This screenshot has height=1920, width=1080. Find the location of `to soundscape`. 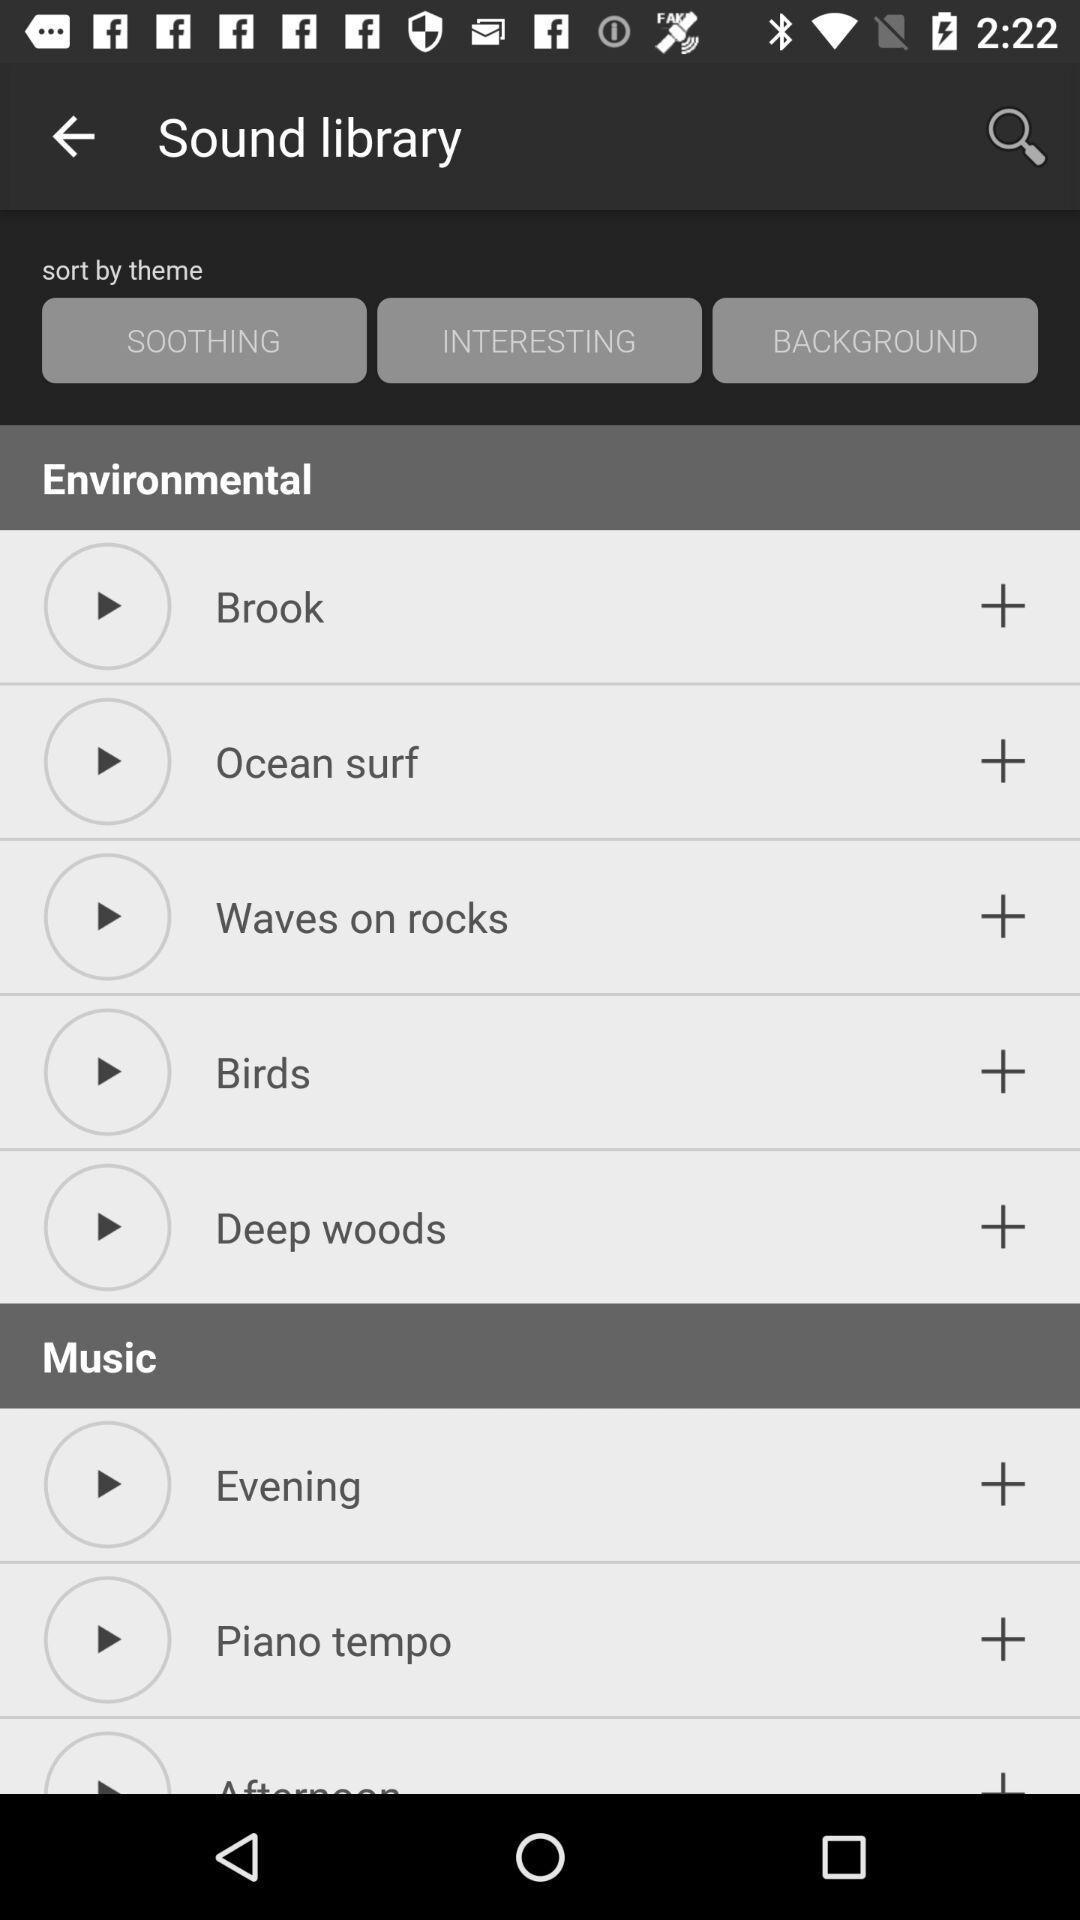

to soundscape is located at coordinates (1003, 605).